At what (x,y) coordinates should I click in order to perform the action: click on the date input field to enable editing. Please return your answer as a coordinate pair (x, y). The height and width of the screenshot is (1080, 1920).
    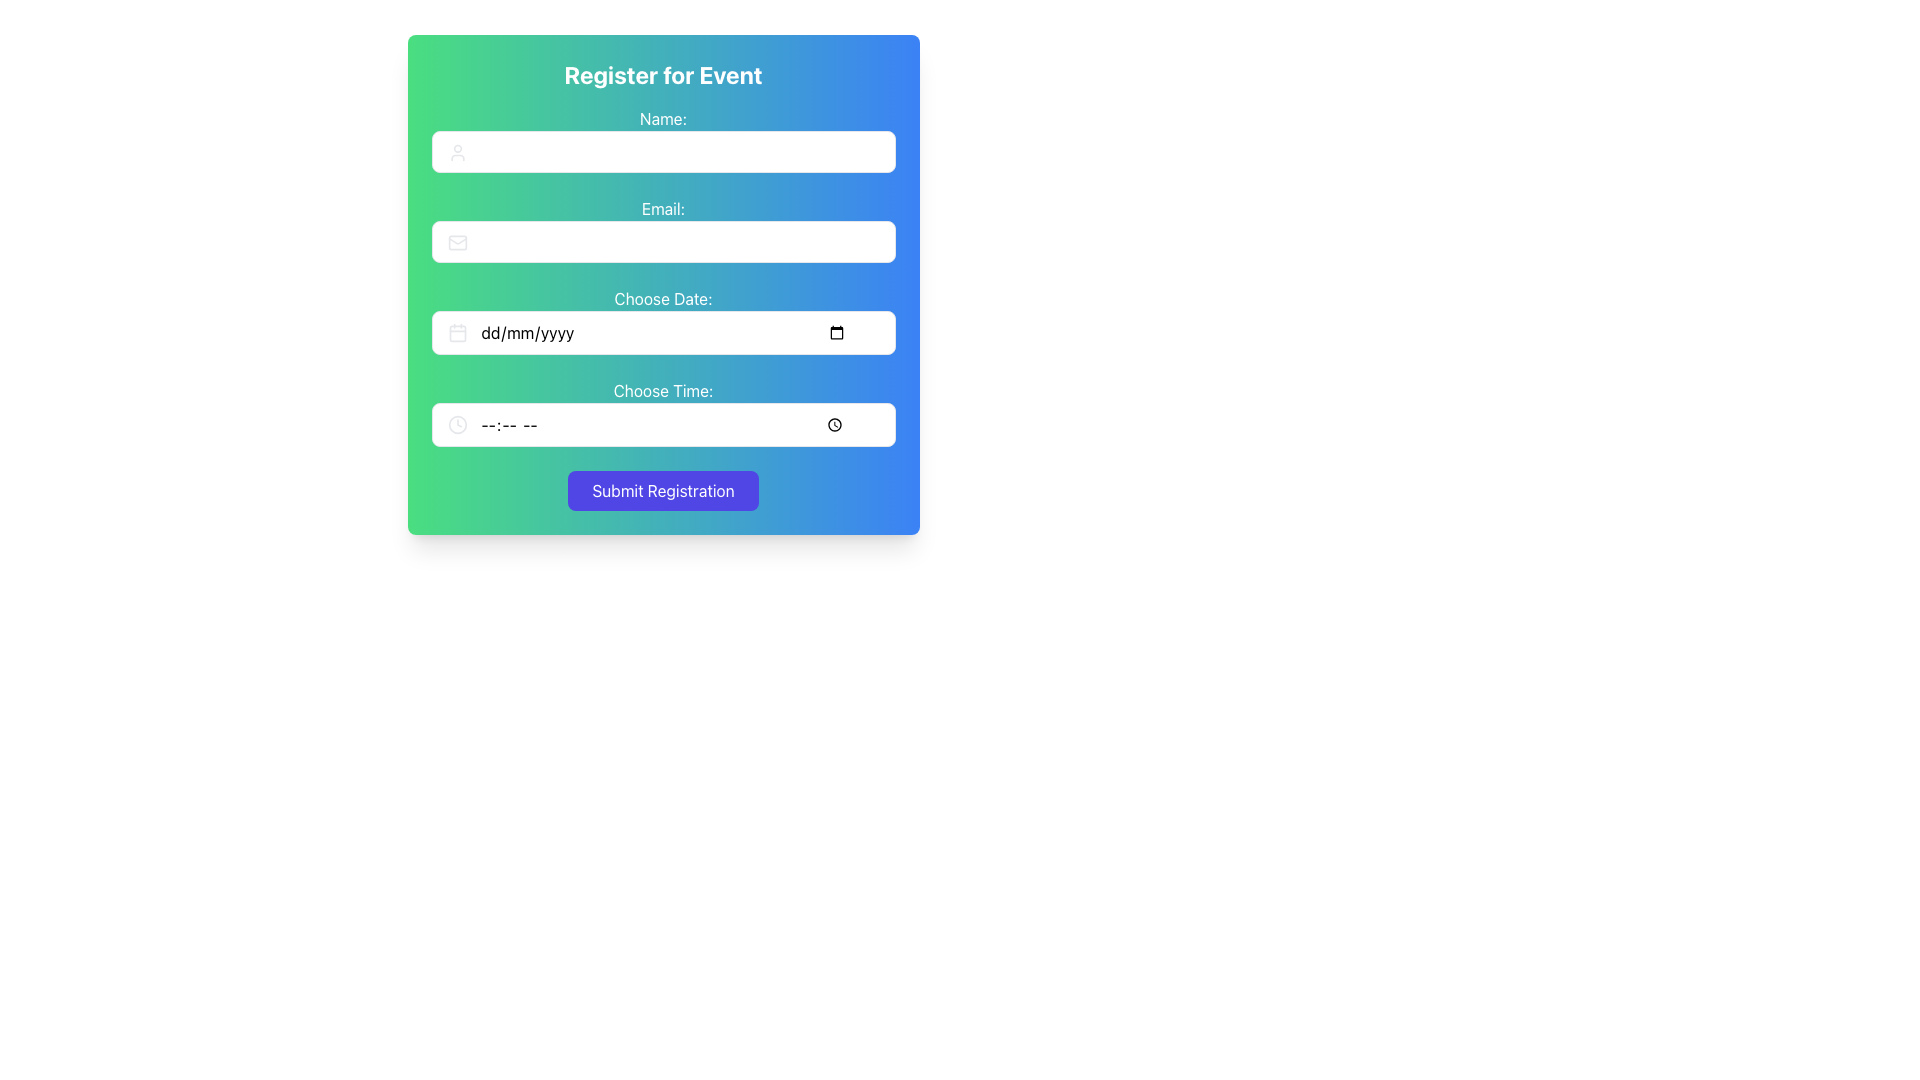
    Looking at the image, I should click on (663, 331).